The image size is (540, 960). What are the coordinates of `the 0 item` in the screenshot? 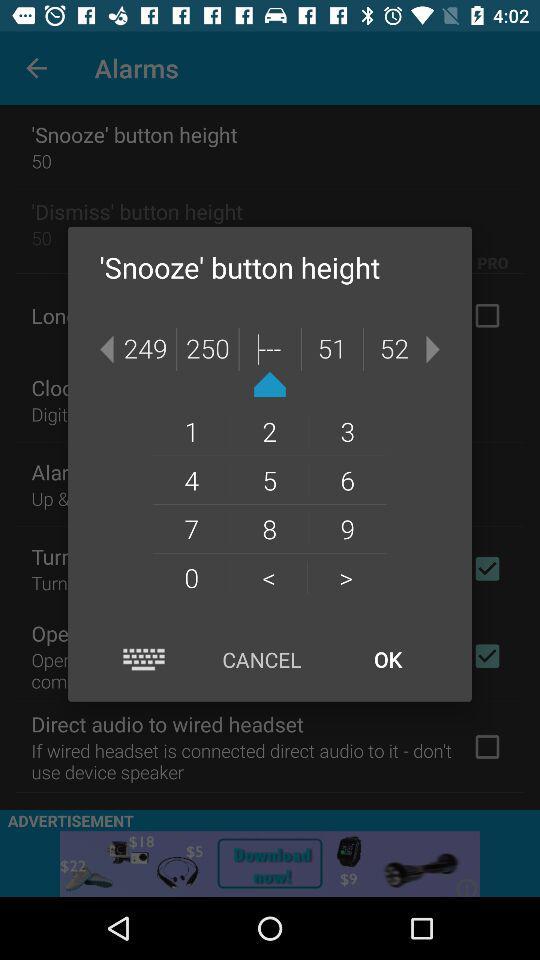 It's located at (191, 577).